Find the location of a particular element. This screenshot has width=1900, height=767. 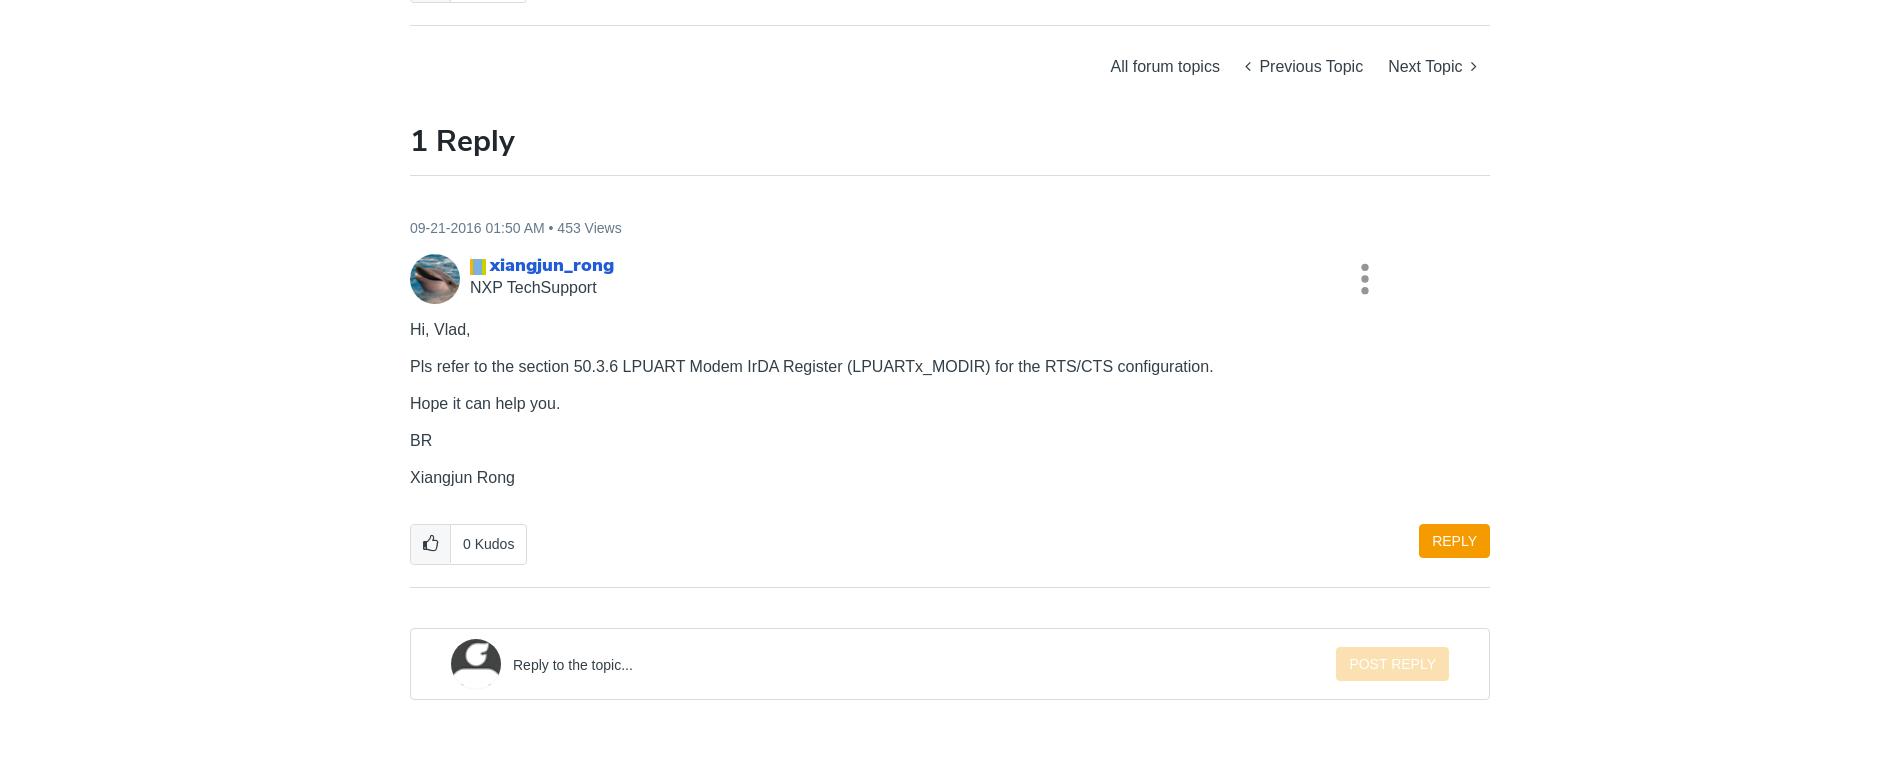

'Hope it can help you.' is located at coordinates (485, 403).